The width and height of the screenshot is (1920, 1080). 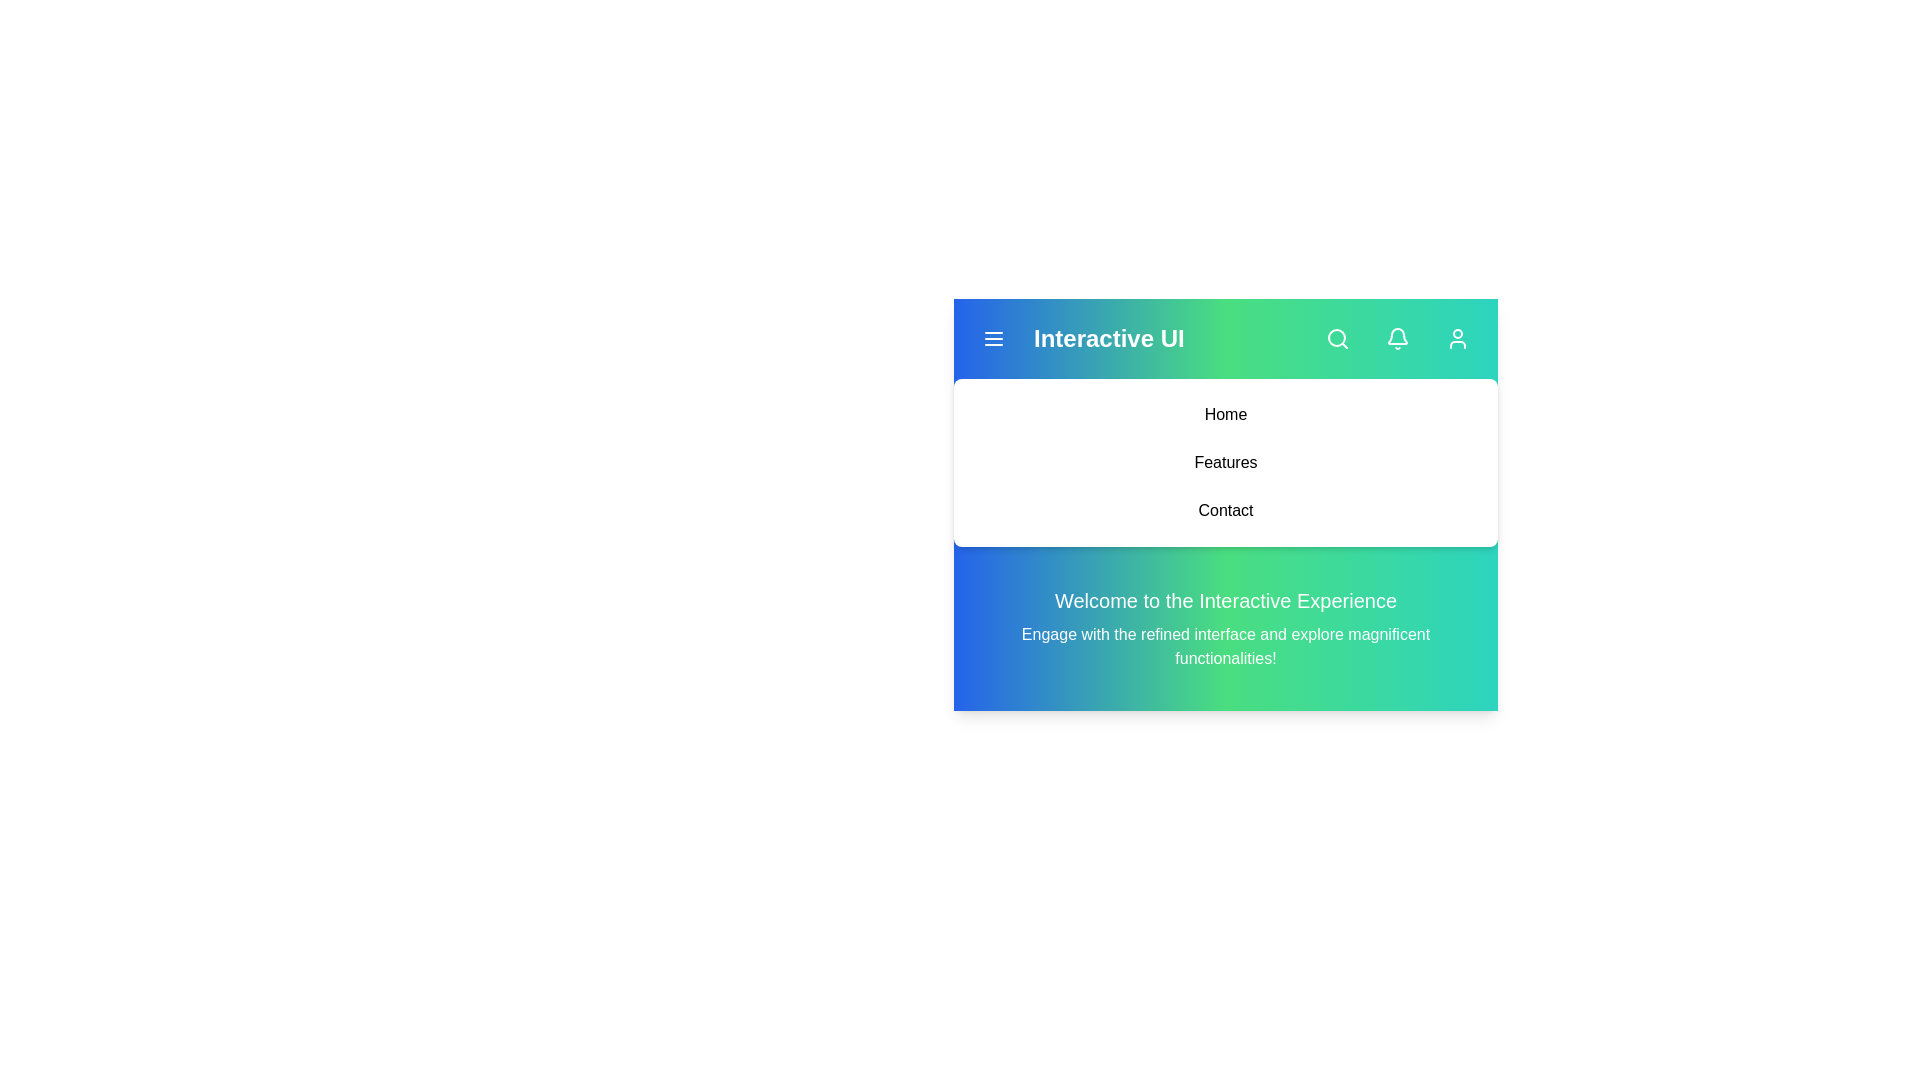 What do you see at coordinates (1338, 338) in the screenshot?
I see `the 'Search' button` at bounding box center [1338, 338].